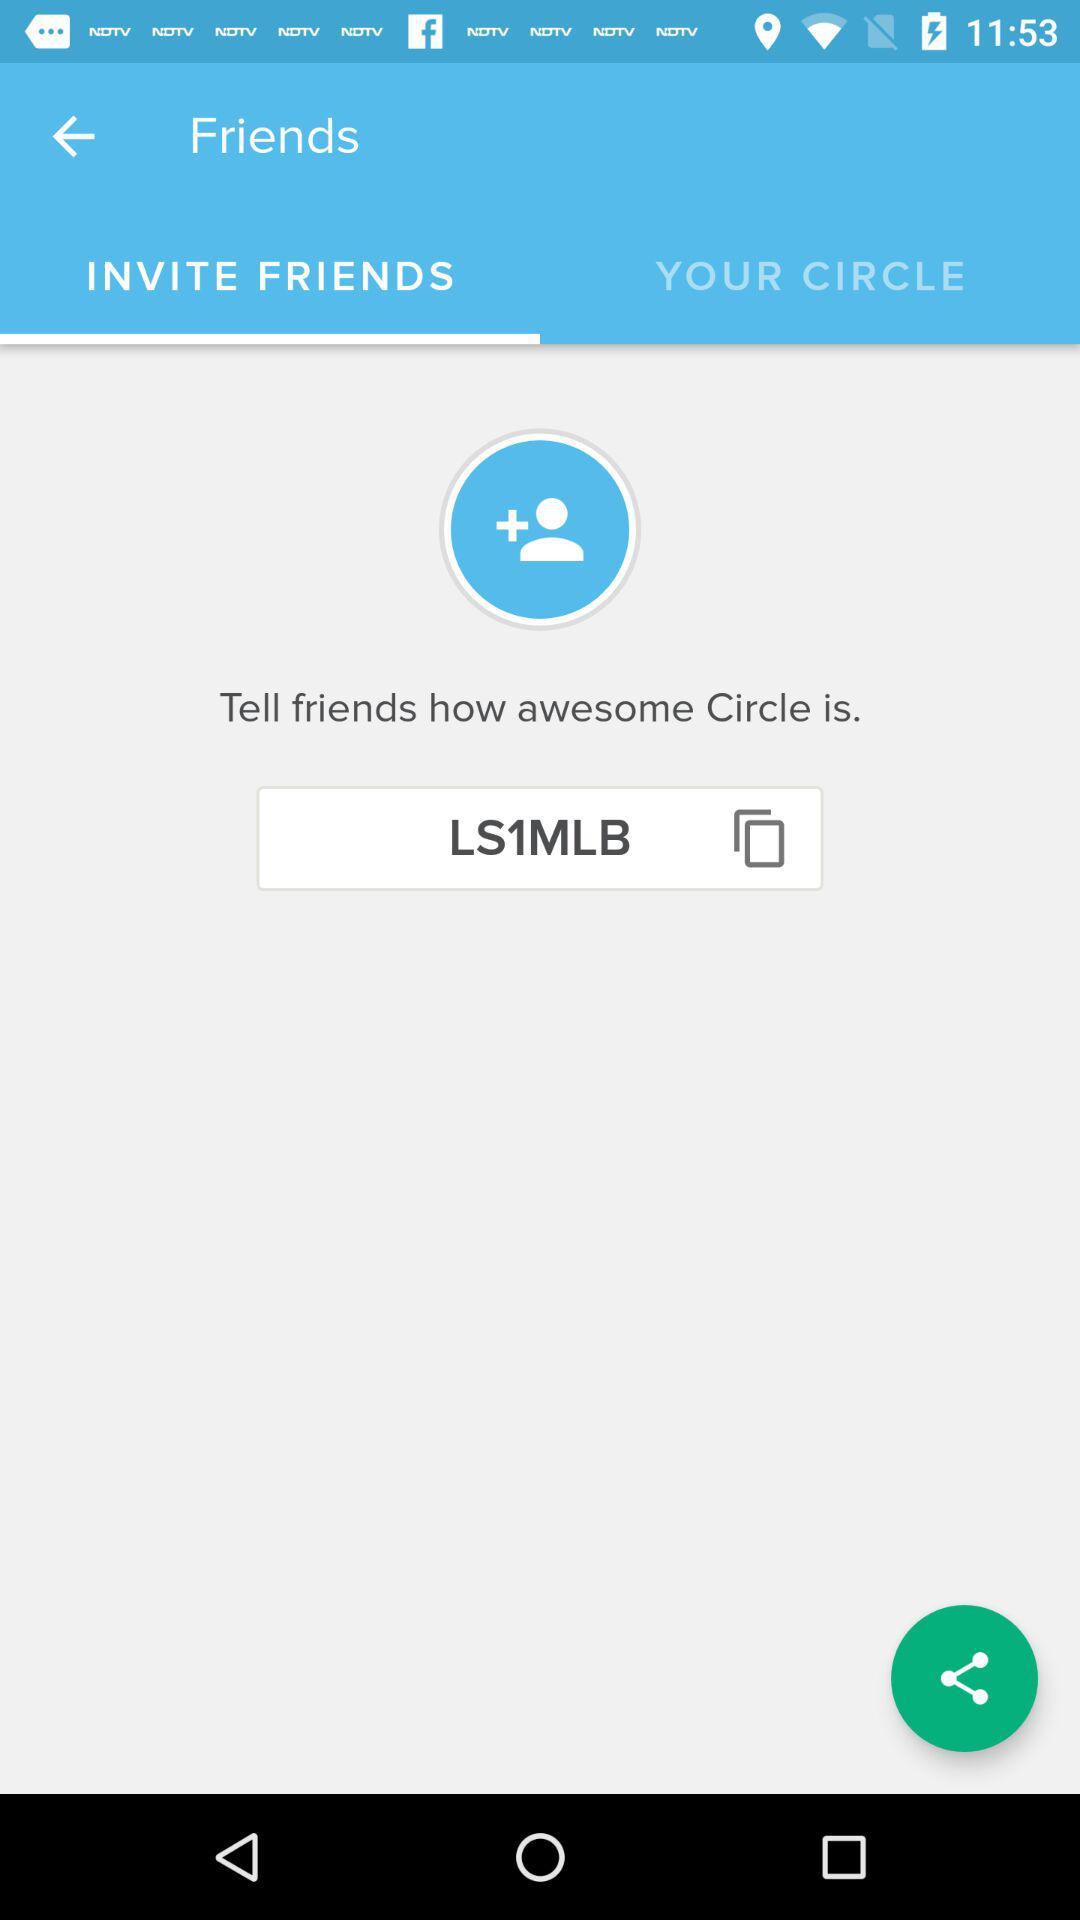 This screenshot has width=1080, height=1920. I want to click on your circle icon, so click(810, 276).